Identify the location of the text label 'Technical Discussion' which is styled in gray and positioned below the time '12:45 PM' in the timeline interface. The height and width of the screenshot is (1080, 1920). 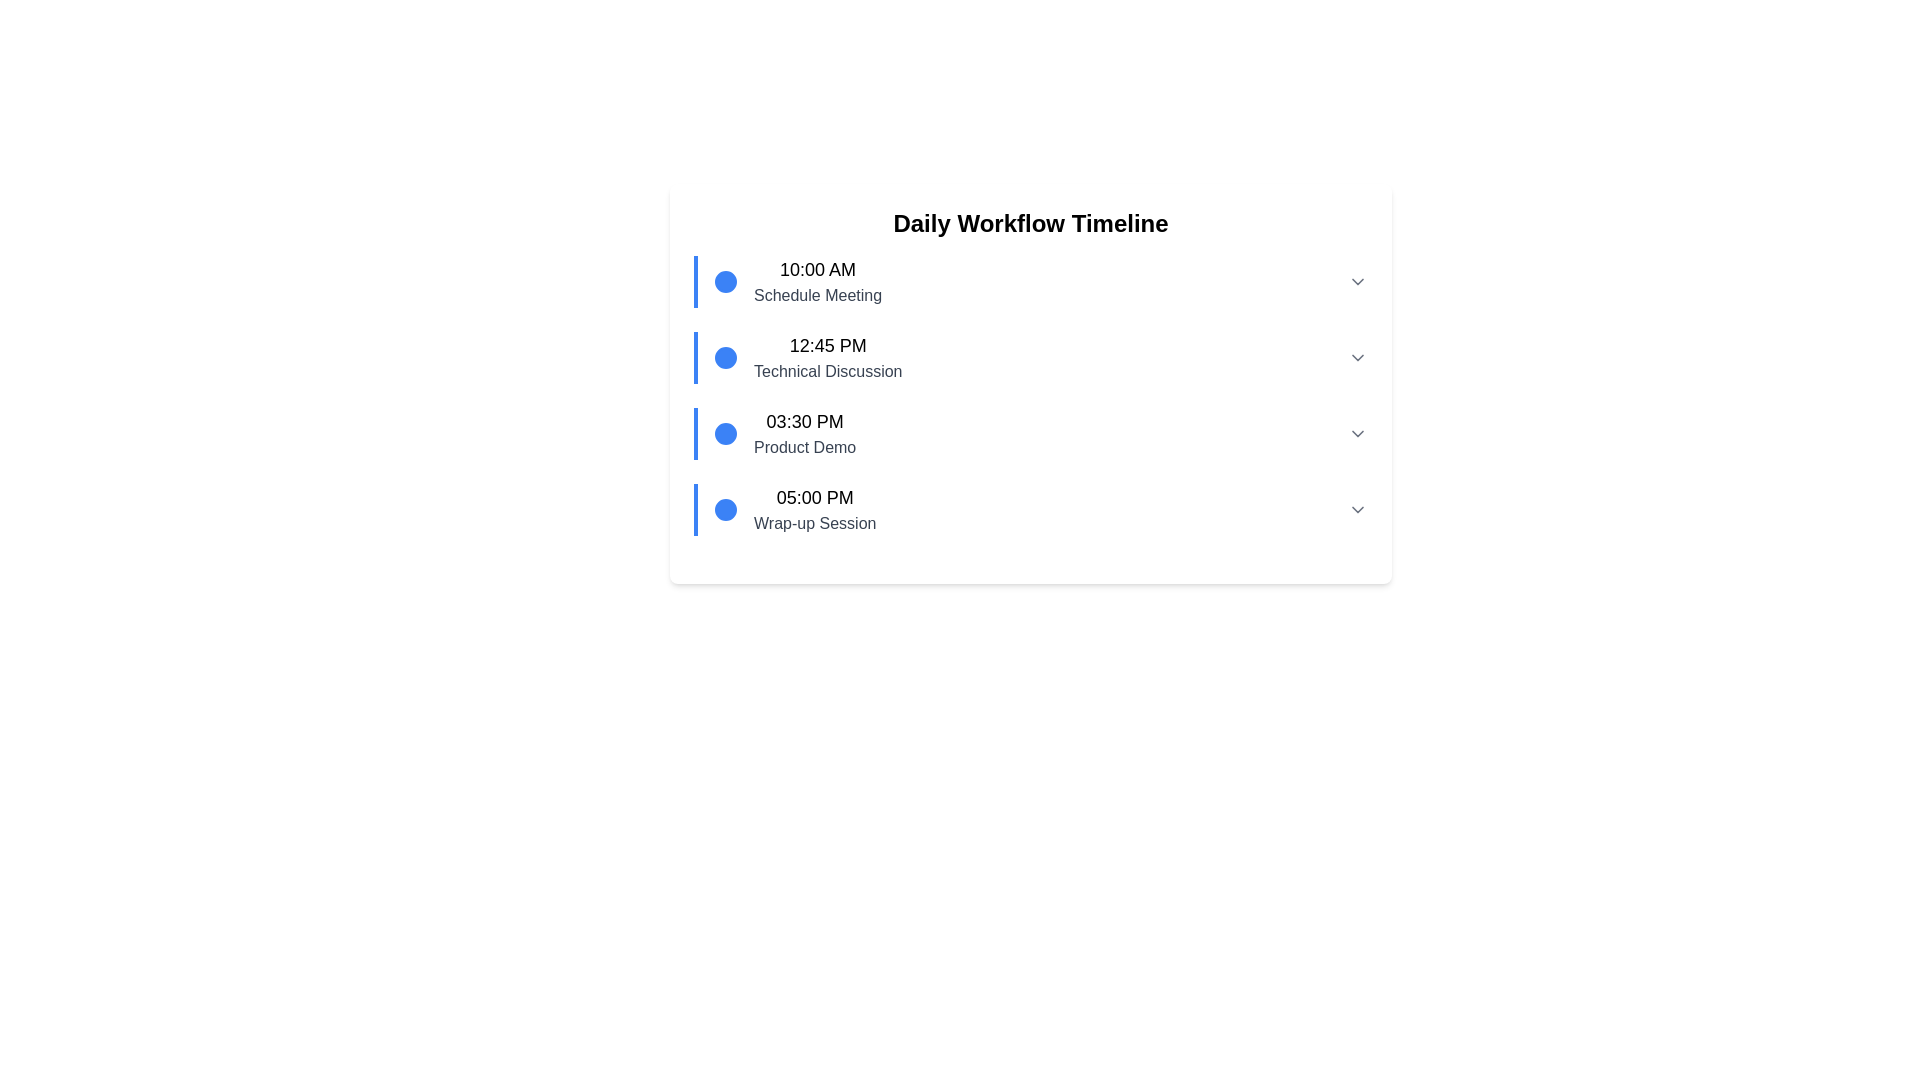
(828, 371).